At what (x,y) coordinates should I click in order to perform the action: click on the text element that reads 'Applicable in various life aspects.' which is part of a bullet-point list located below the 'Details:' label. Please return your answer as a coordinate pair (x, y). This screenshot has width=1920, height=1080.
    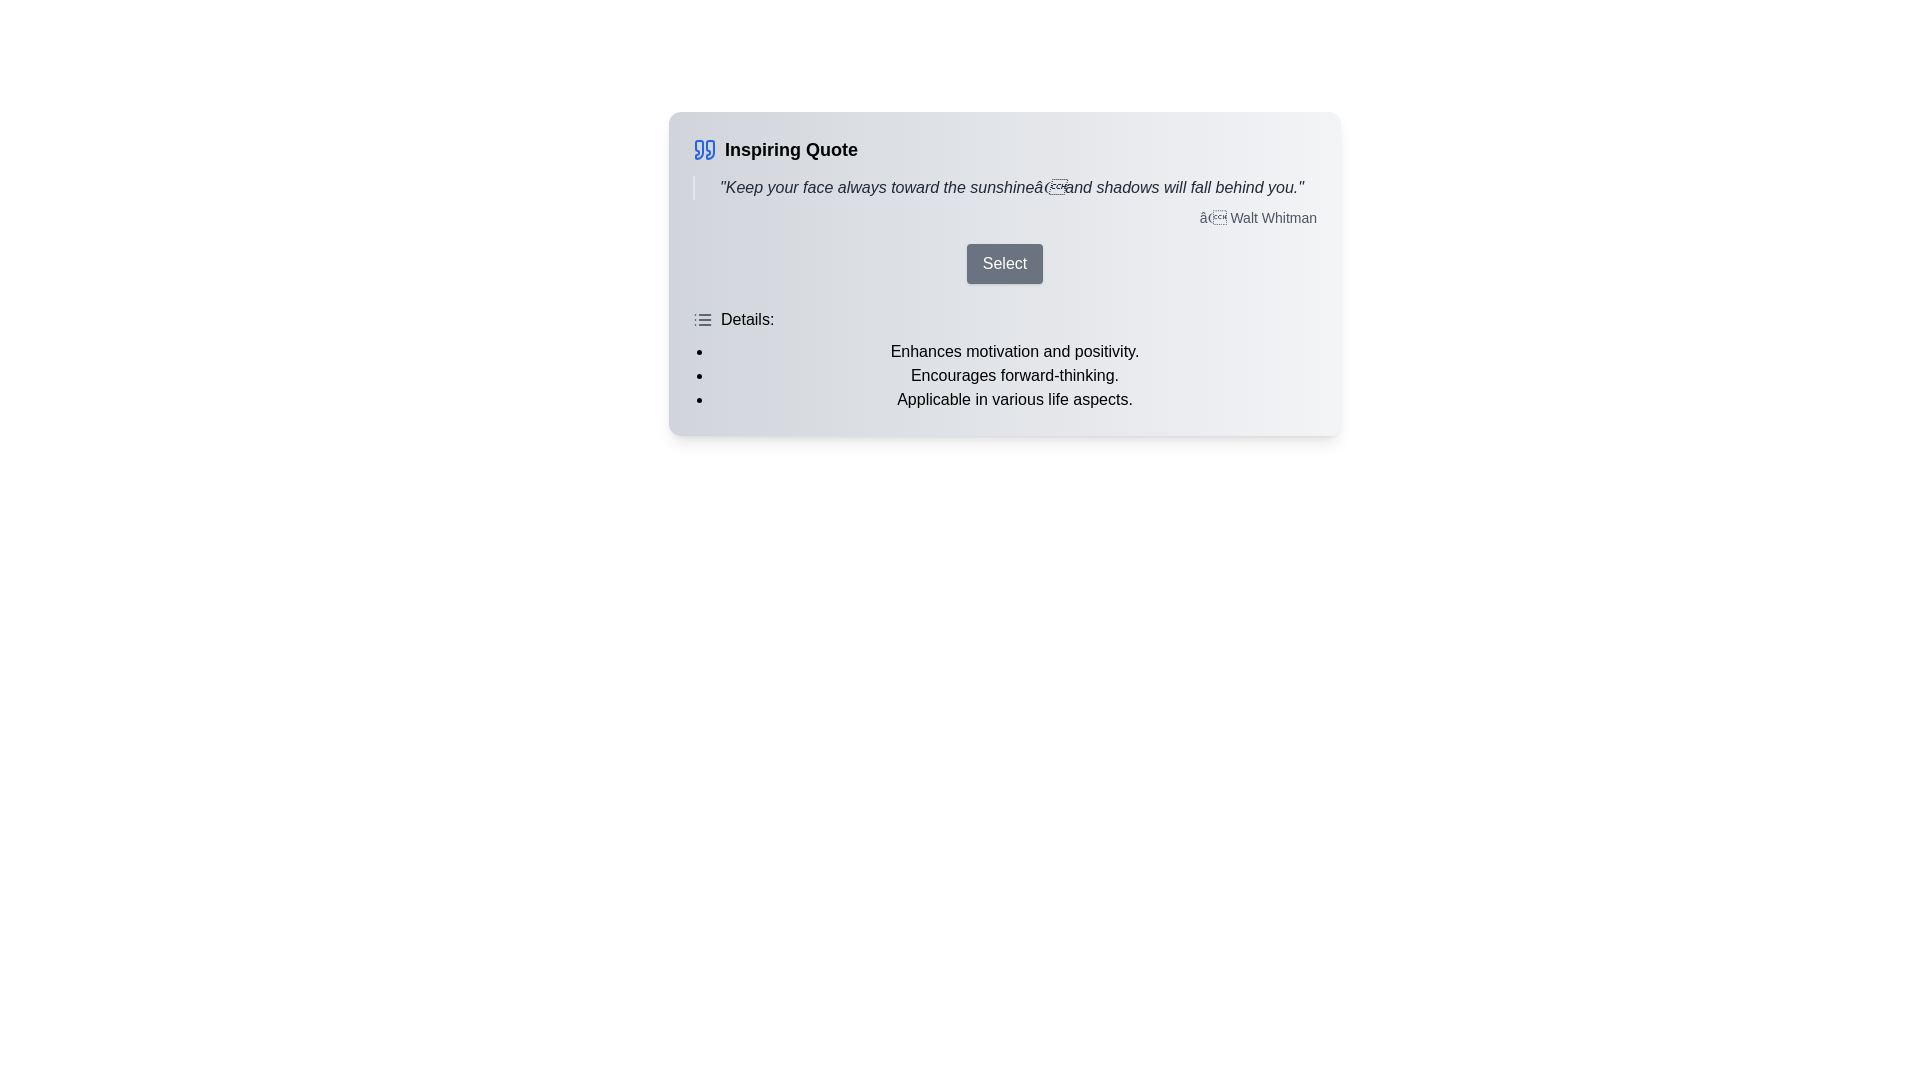
    Looking at the image, I should click on (1014, 400).